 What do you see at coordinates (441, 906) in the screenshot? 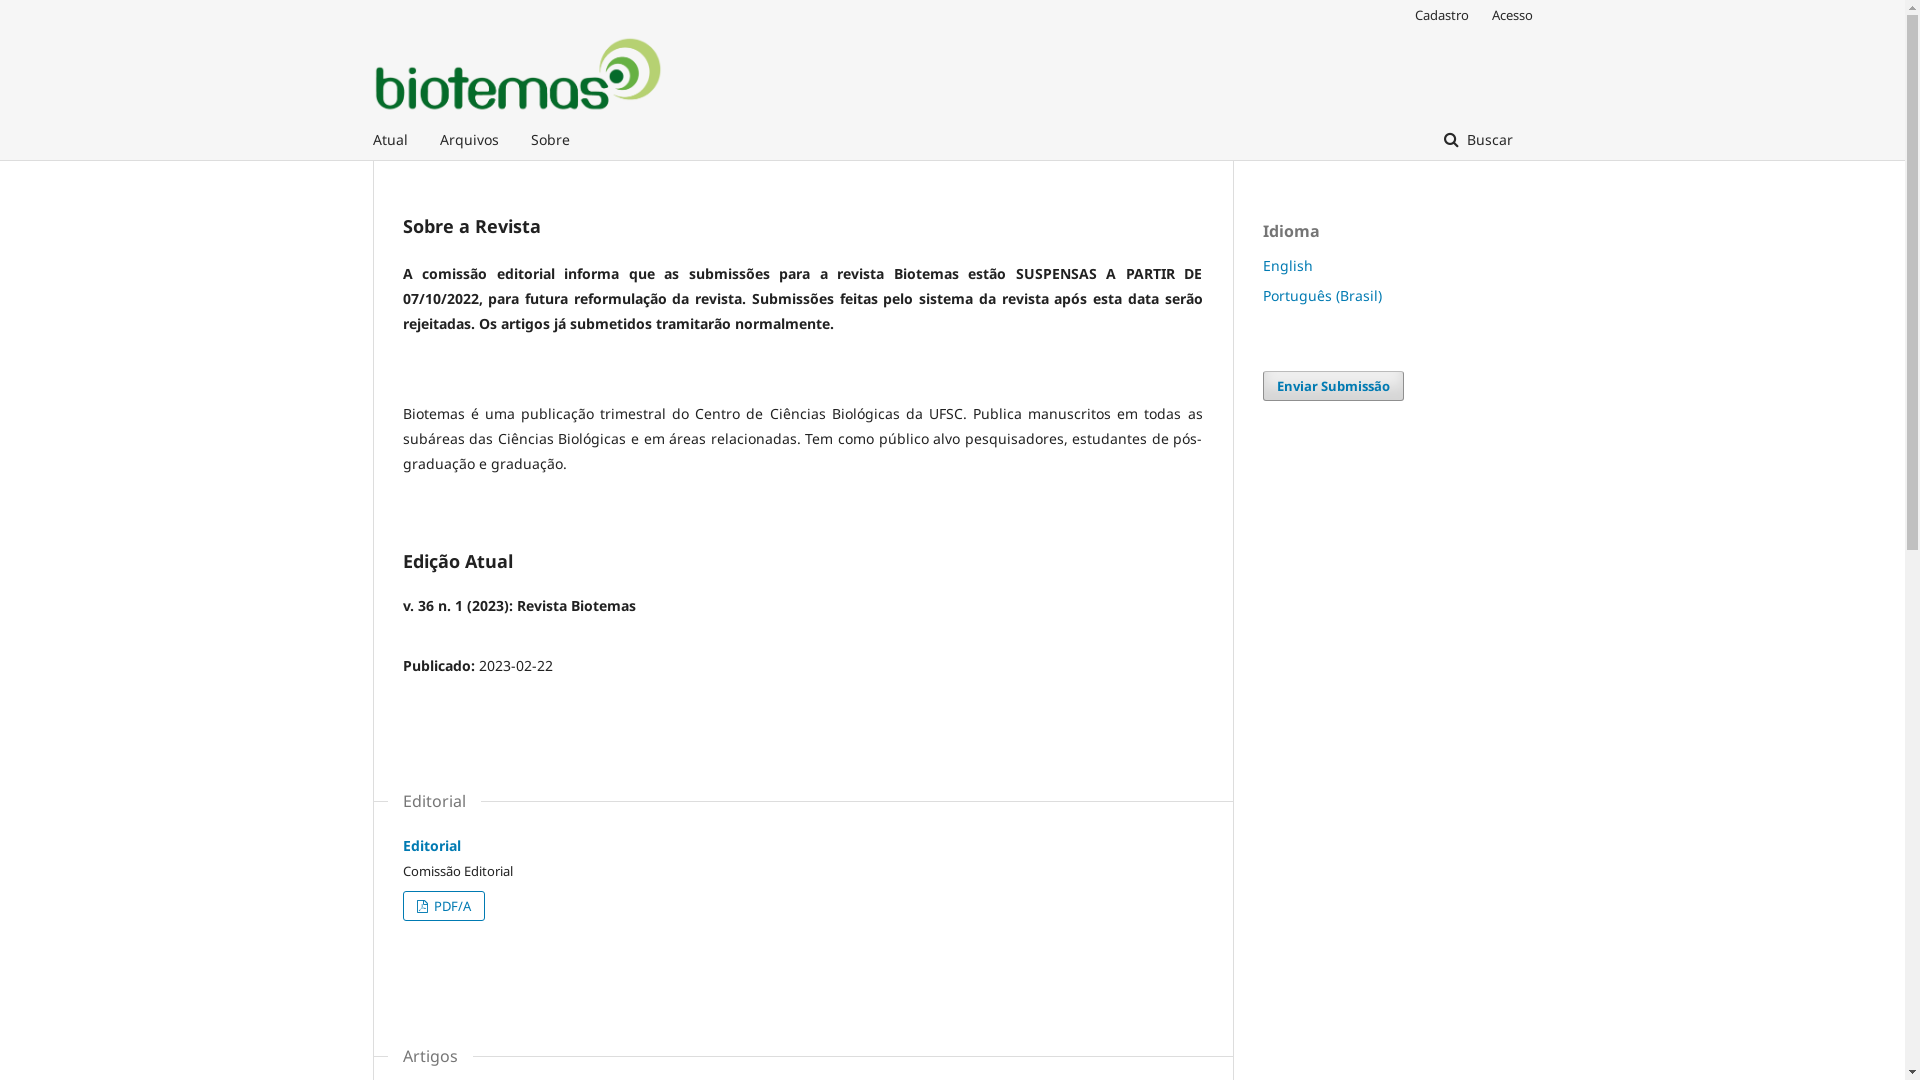
I see `'PDF/A'` at bounding box center [441, 906].